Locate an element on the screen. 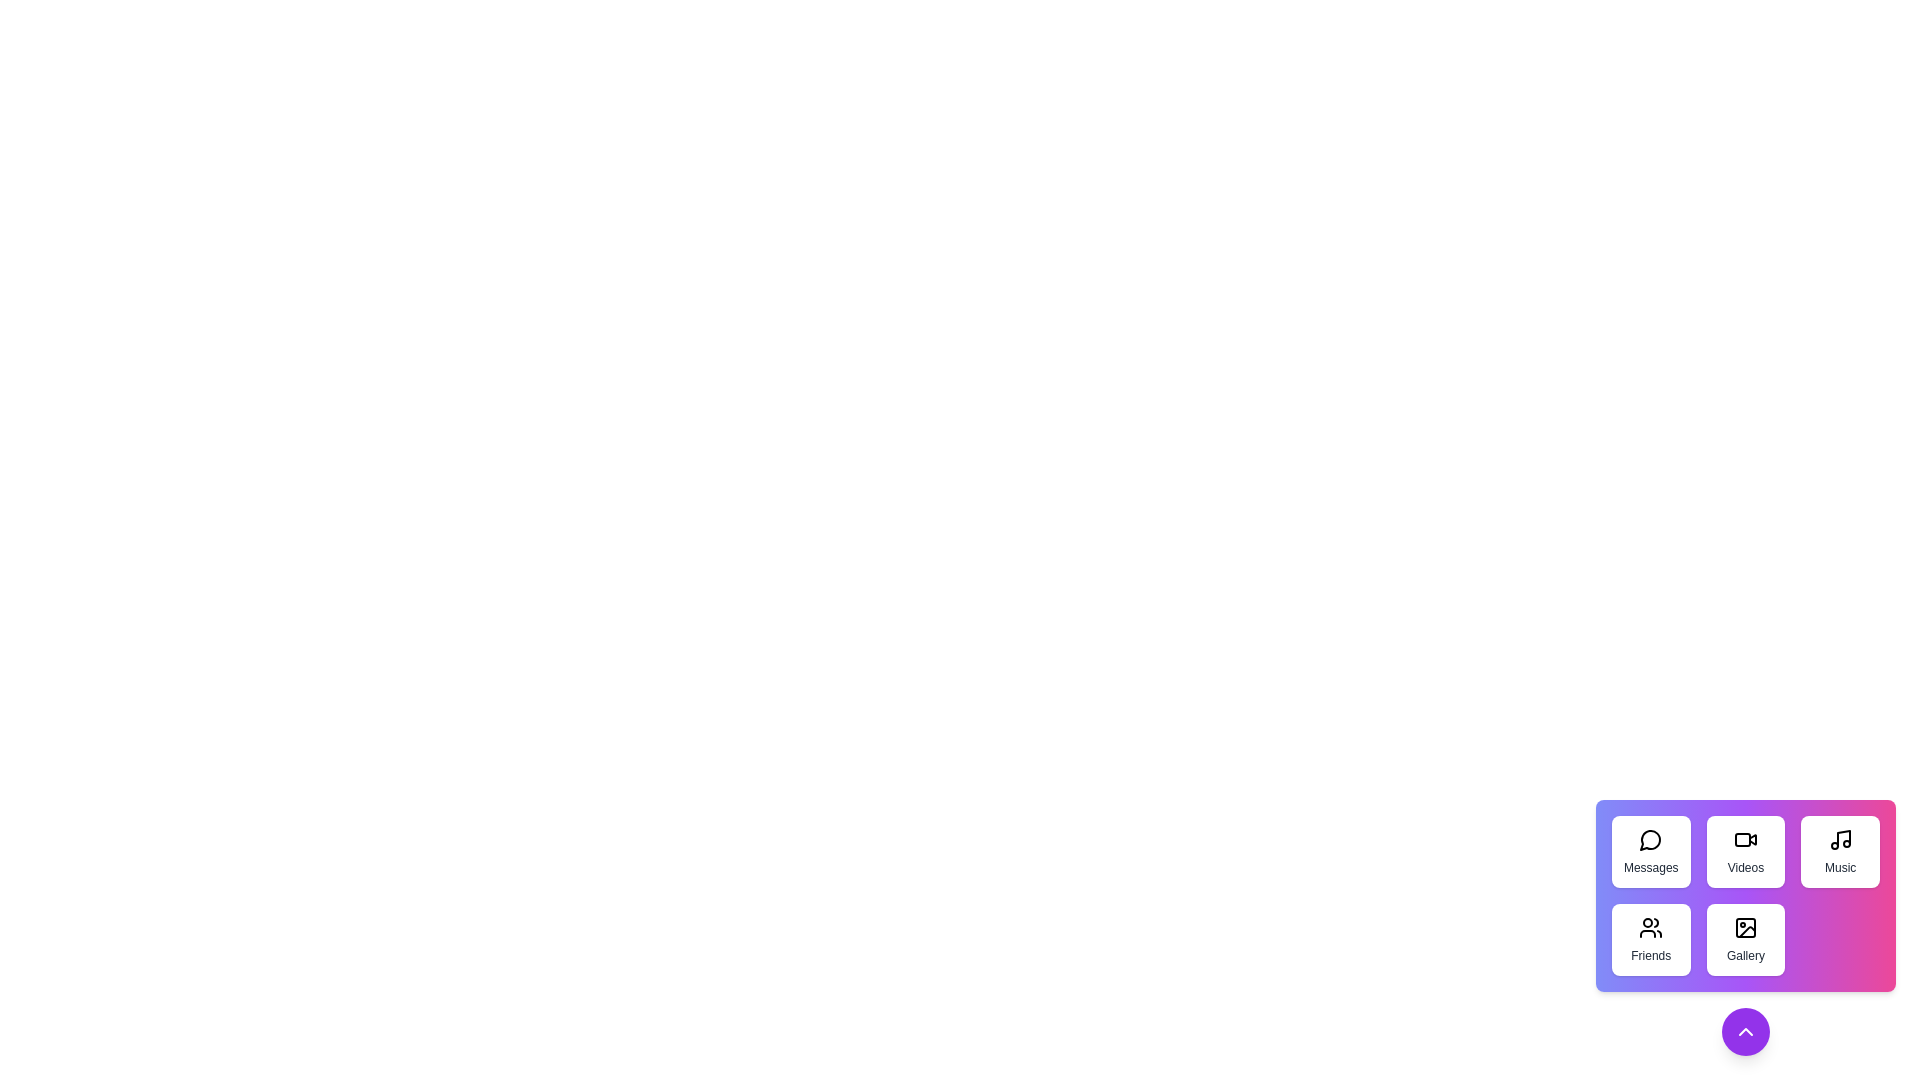 The width and height of the screenshot is (1920, 1080). the 'Friends' button is located at coordinates (1651, 940).